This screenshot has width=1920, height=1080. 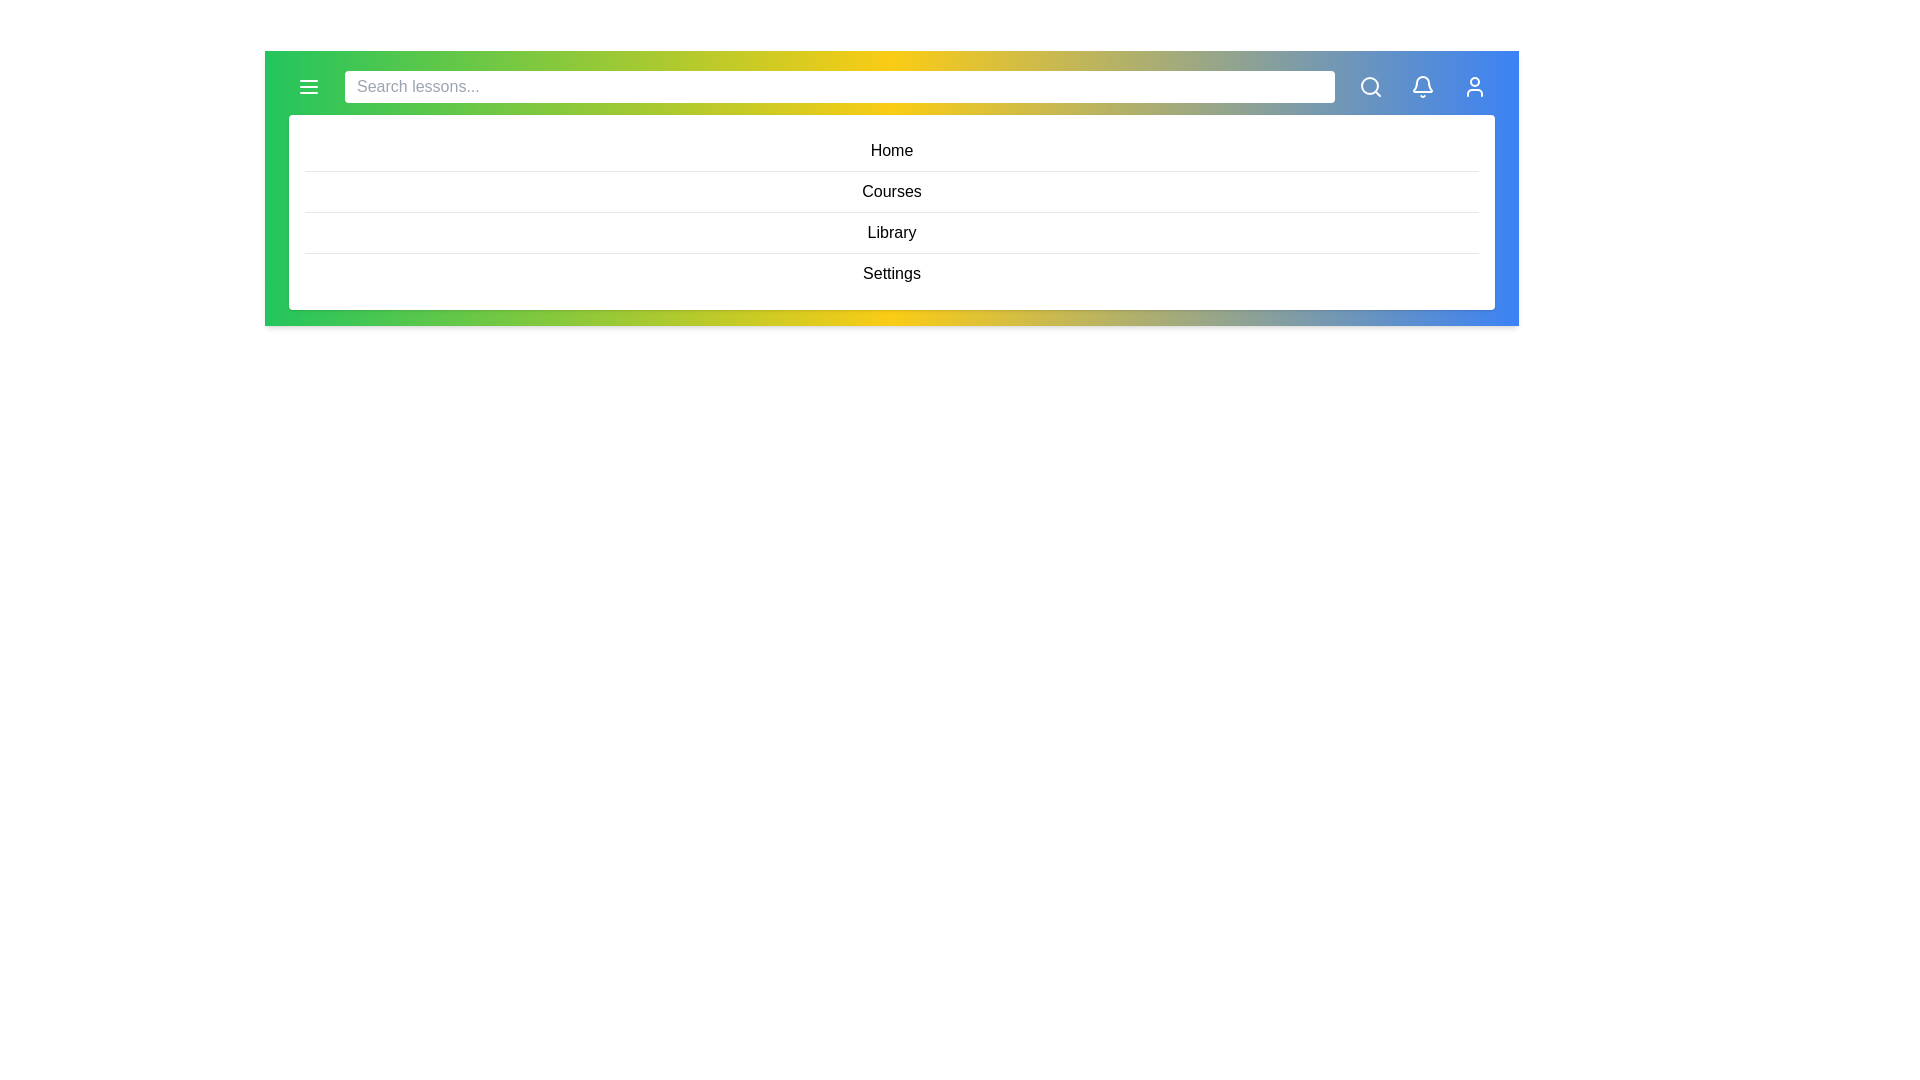 I want to click on the search input field and type 'Learn React', so click(x=840, y=86).